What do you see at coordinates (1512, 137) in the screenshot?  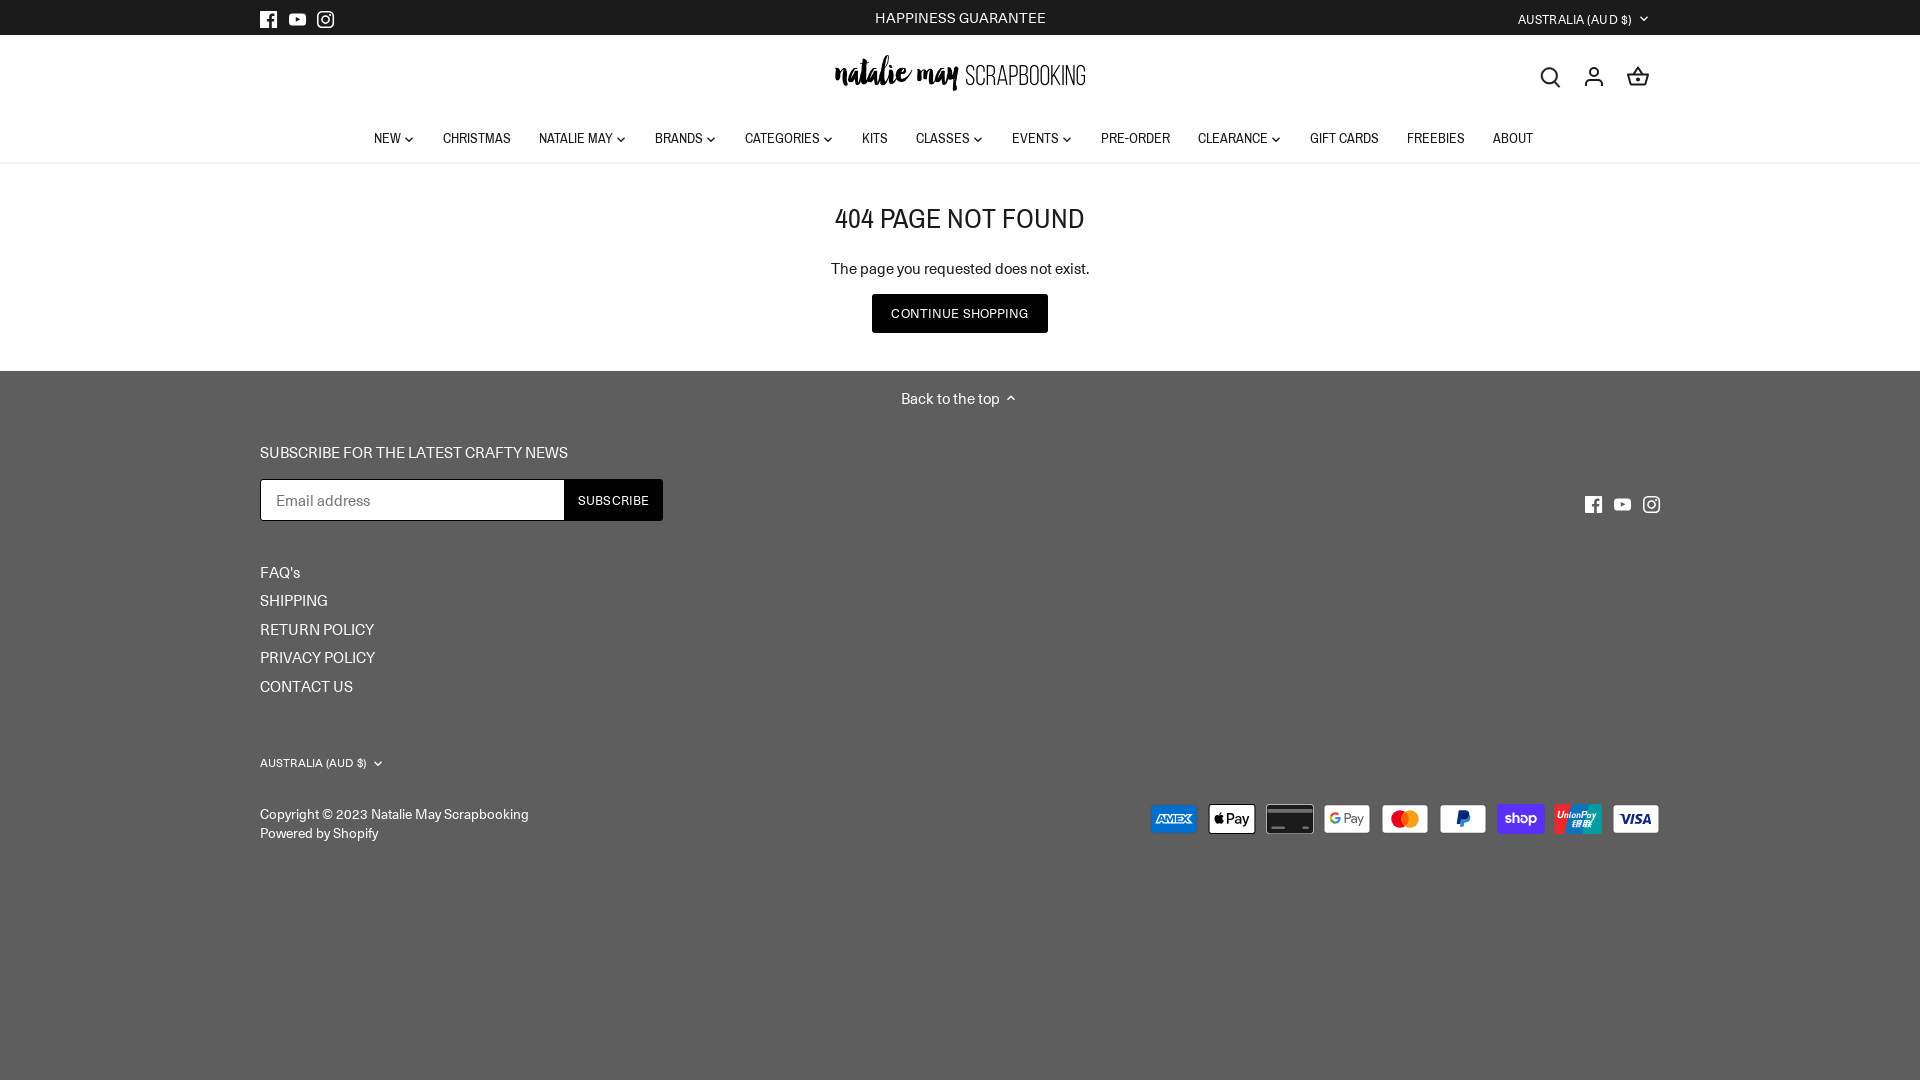 I see `'ABOUT'` at bounding box center [1512, 137].